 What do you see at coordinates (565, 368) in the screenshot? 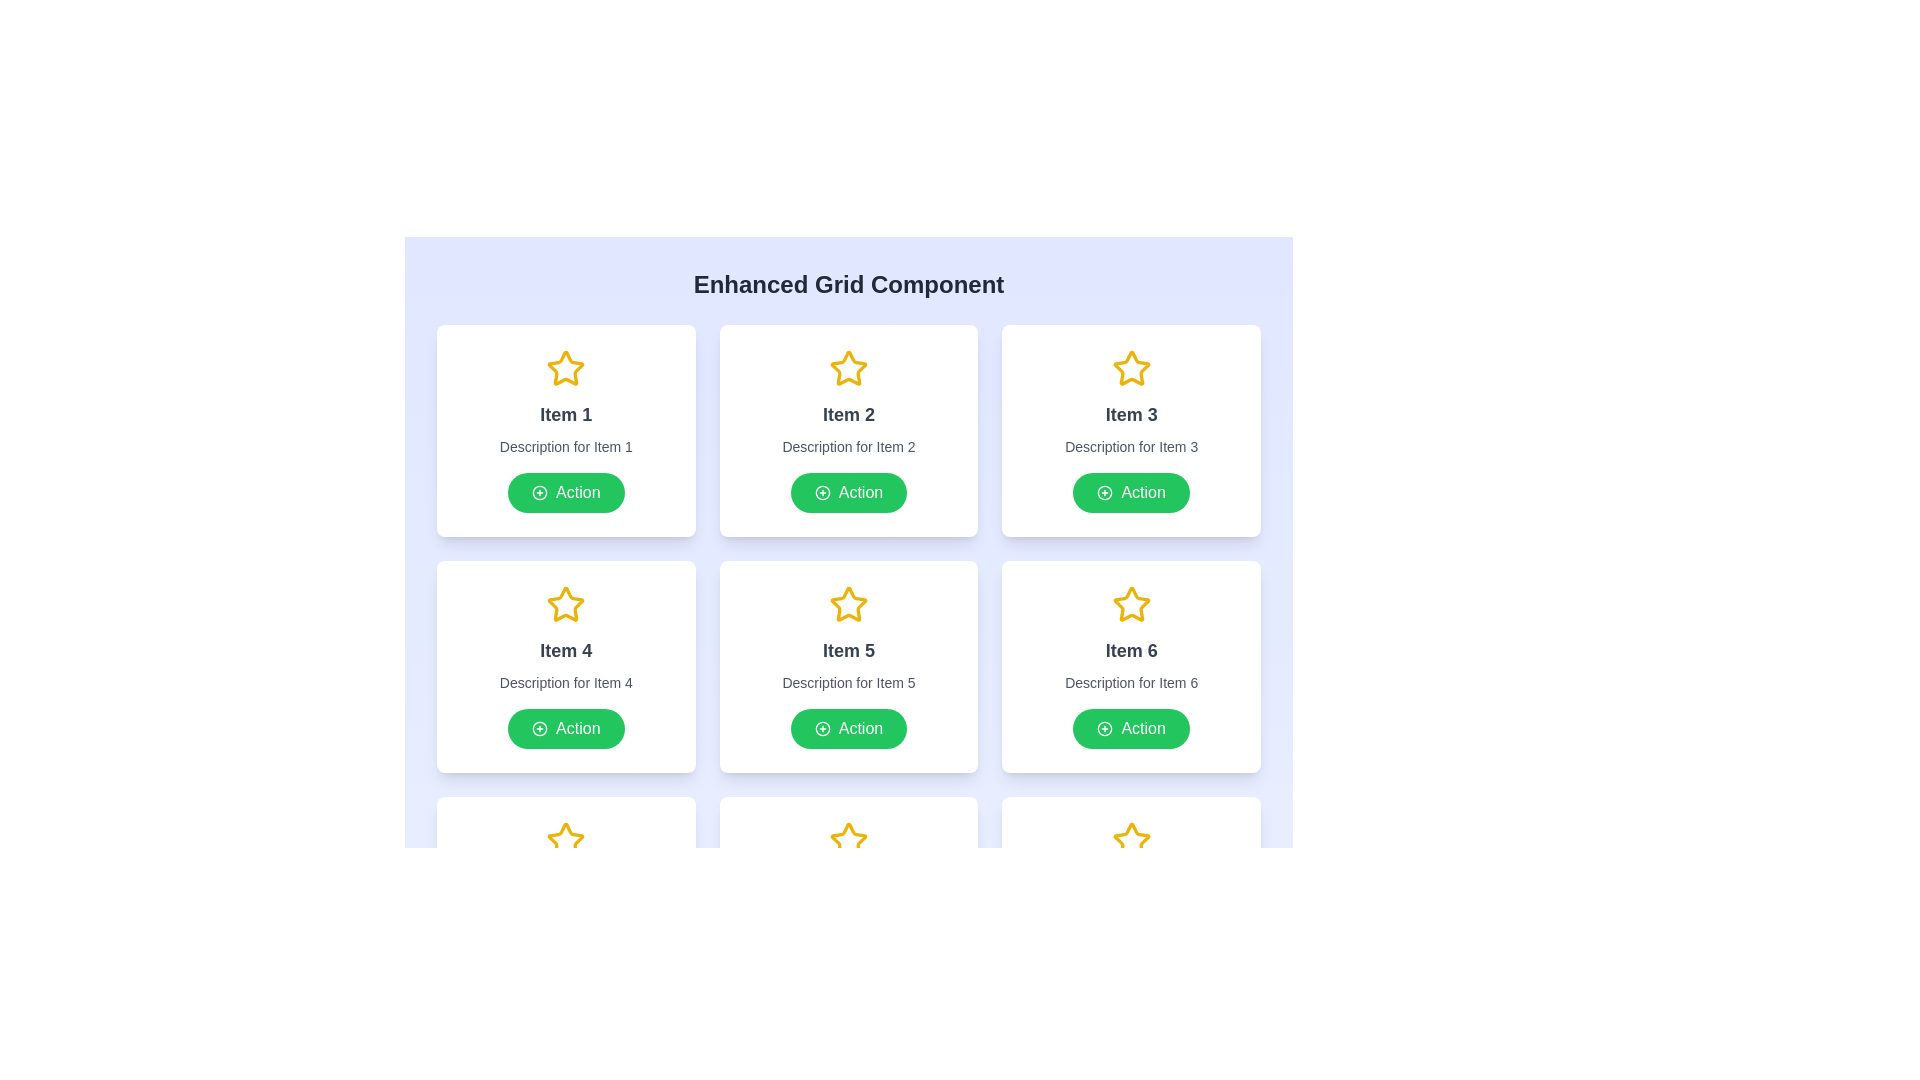
I see `the star icon in the first card of the grid layout, which is located directly above the text 'Item 1'` at bounding box center [565, 368].